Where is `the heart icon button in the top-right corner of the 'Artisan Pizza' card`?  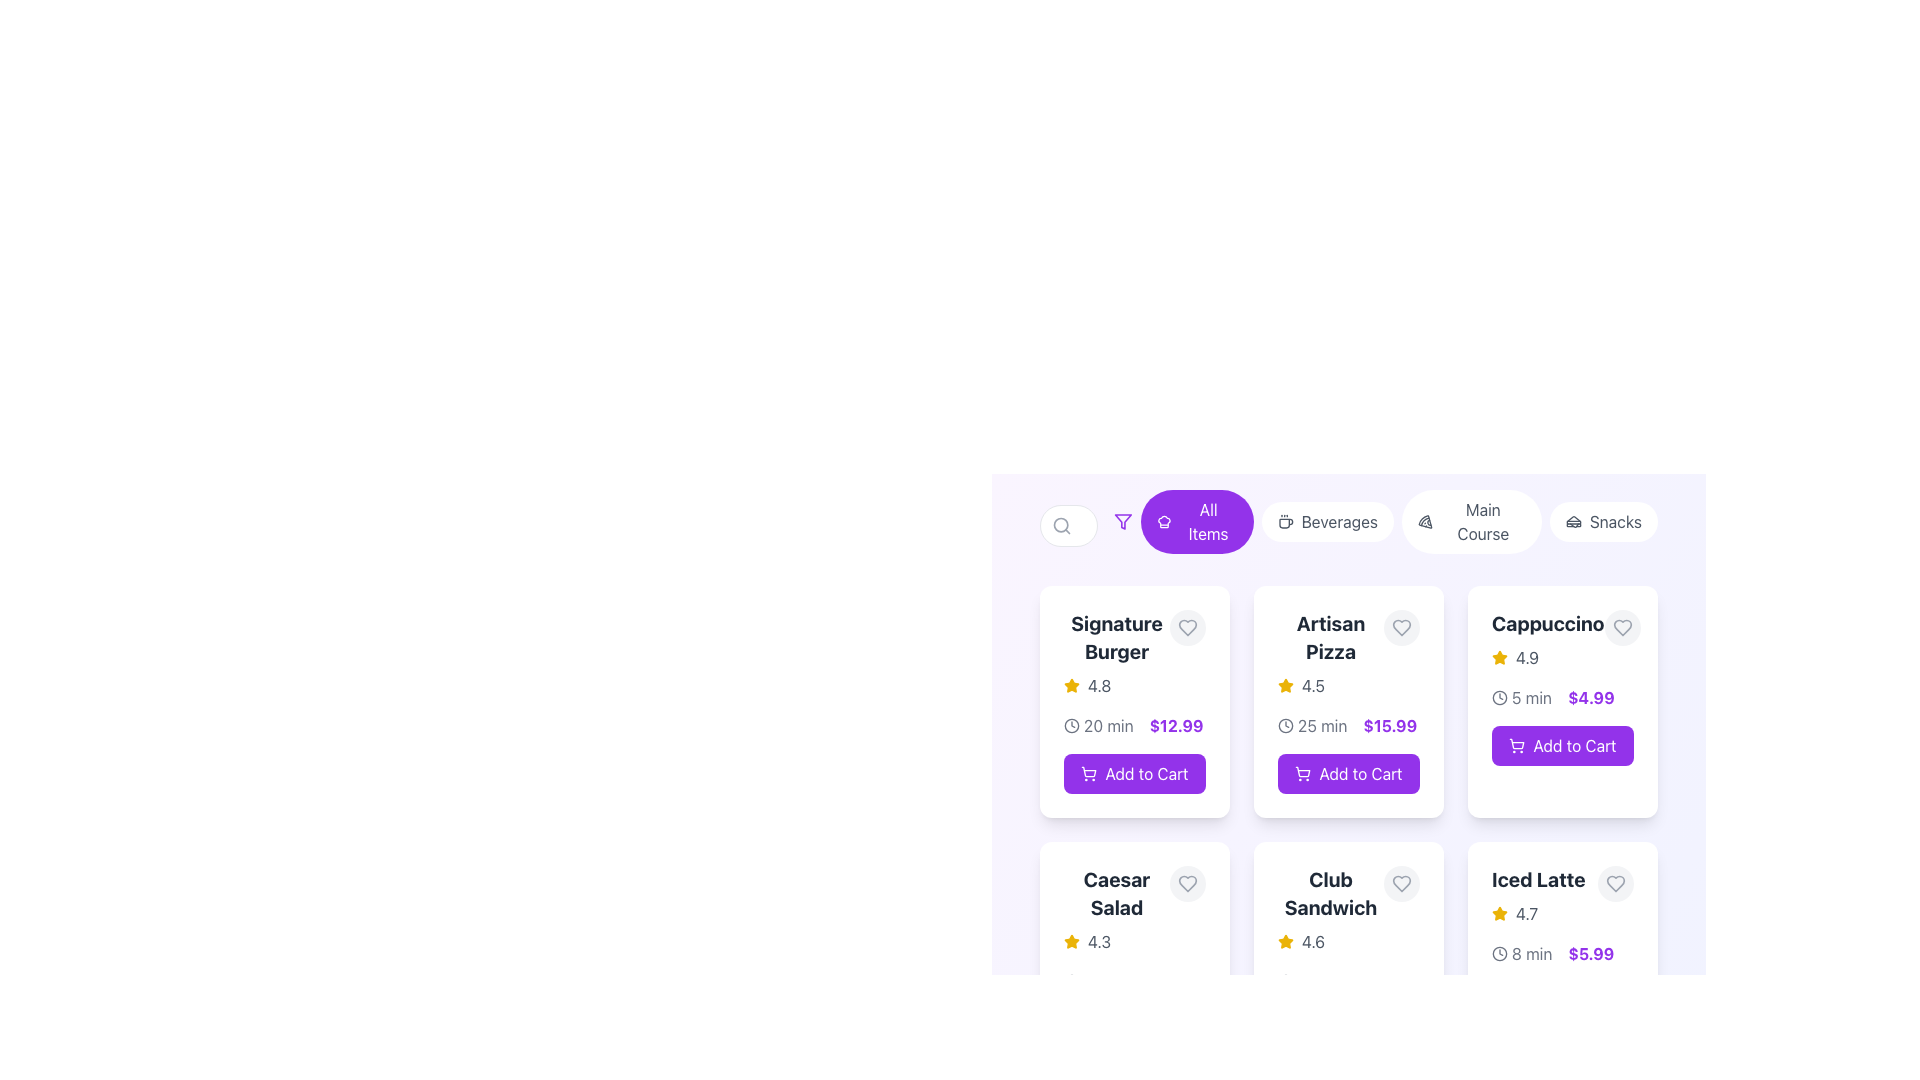 the heart icon button in the top-right corner of the 'Artisan Pizza' card is located at coordinates (1400, 627).